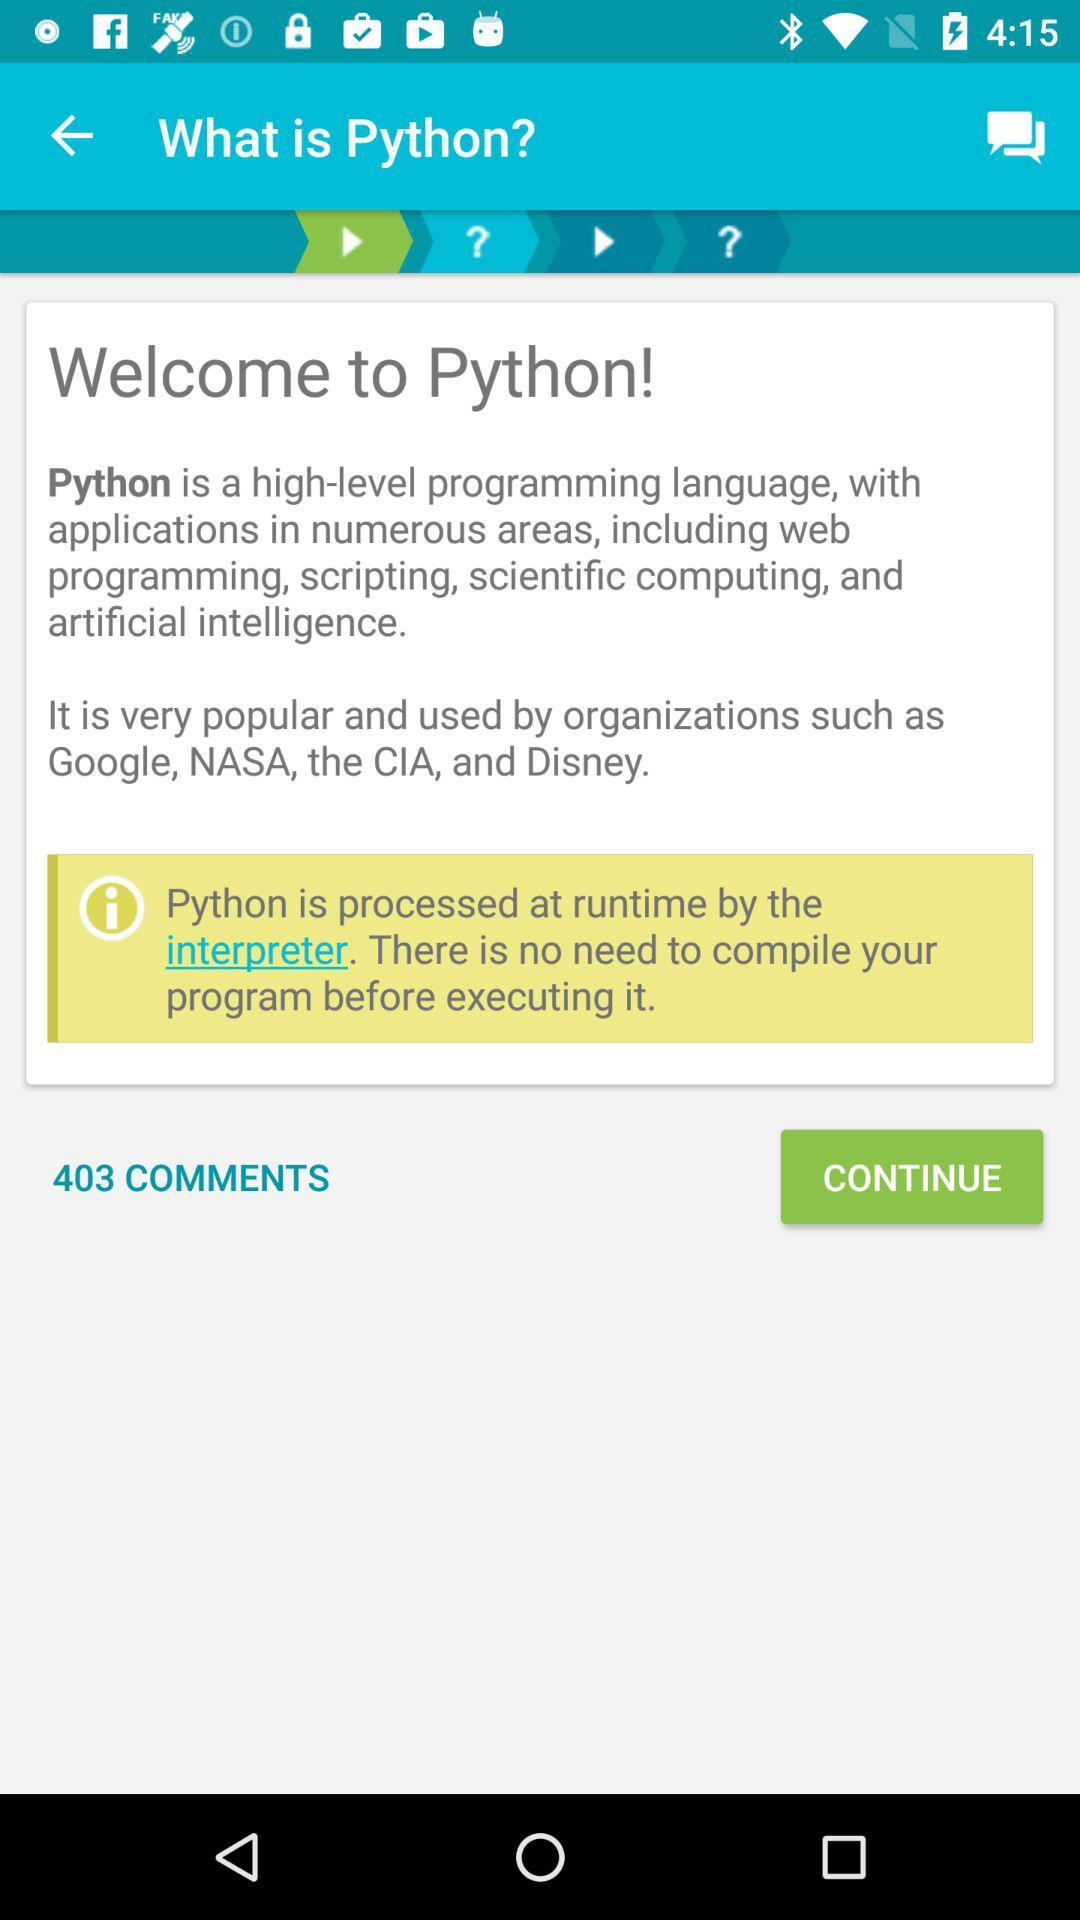  Describe the element at coordinates (350, 240) in the screenshot. I see `show information` at that location.